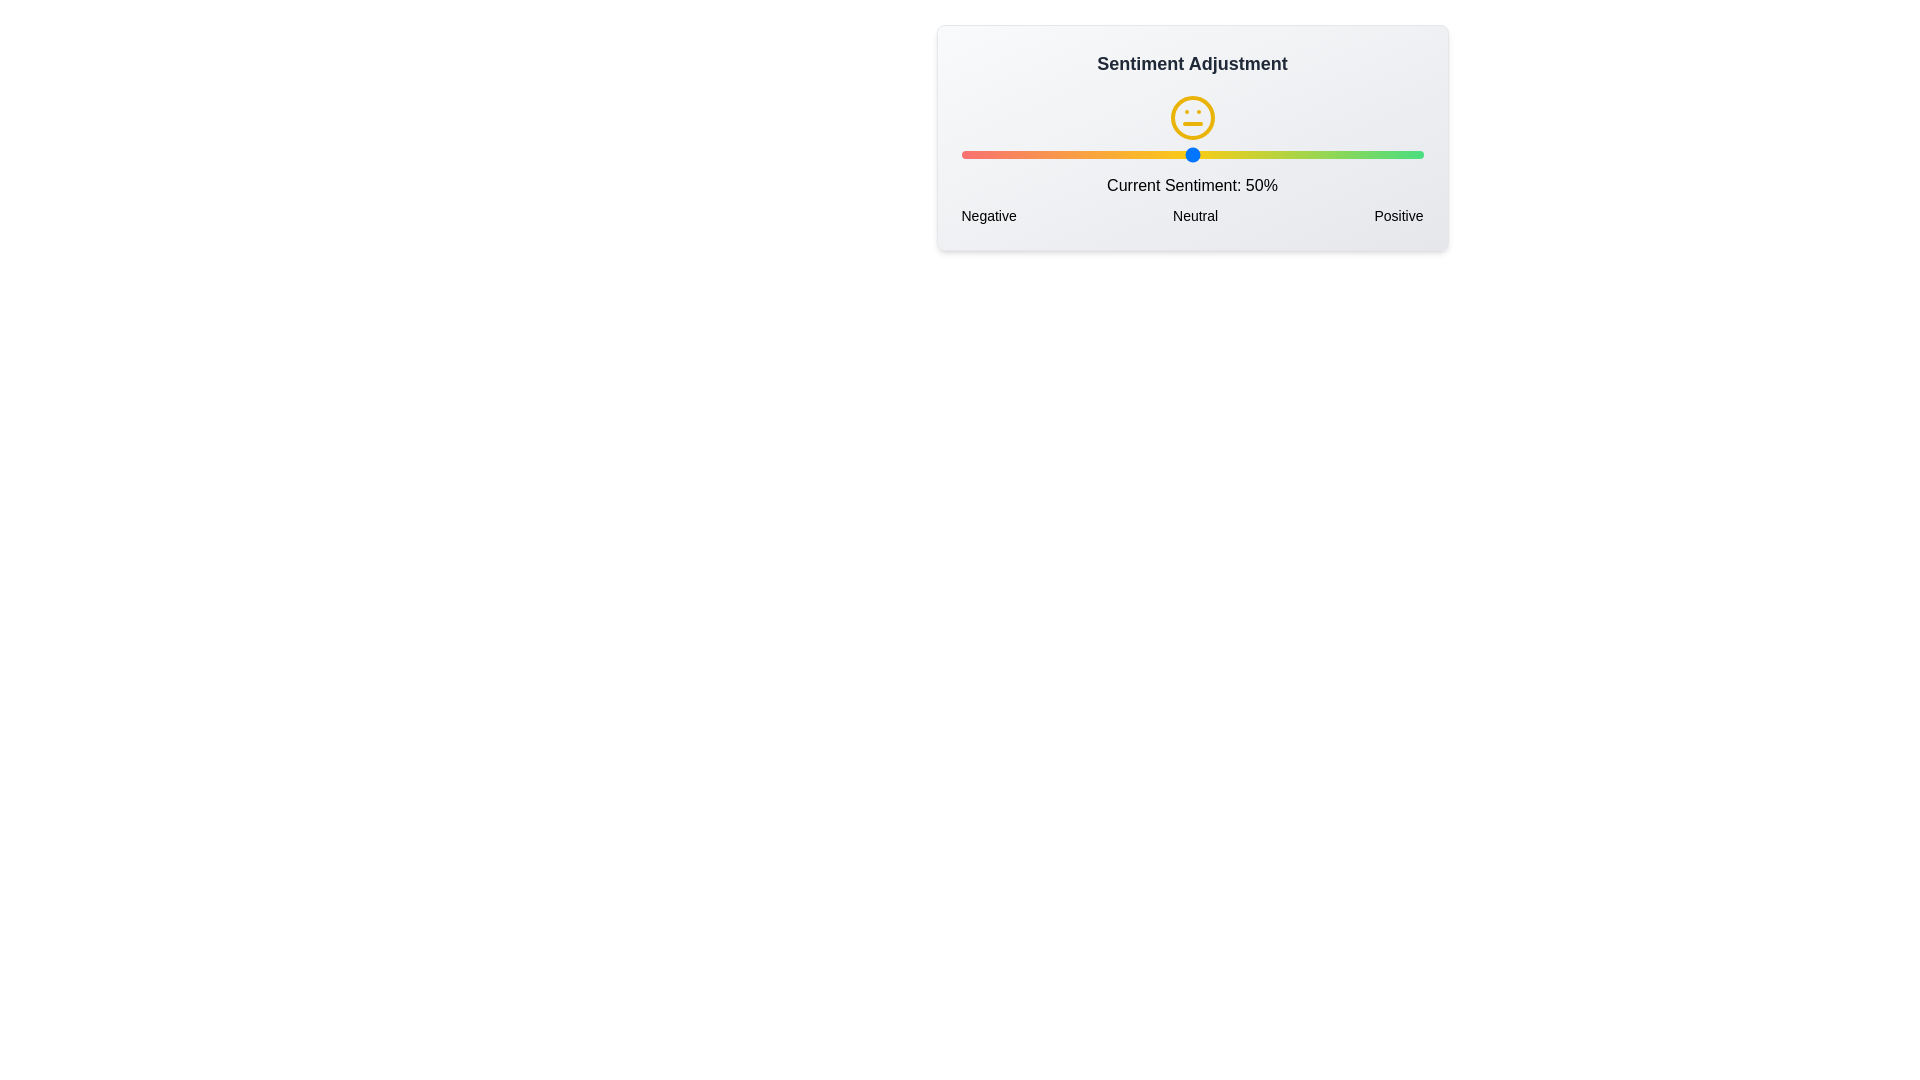 The image size is (1920, 1080). What do you see at coordinates (1237, 153) in the screenshot?
I see `the sentiment slider to 60%` at bounding box center [1237, 153].